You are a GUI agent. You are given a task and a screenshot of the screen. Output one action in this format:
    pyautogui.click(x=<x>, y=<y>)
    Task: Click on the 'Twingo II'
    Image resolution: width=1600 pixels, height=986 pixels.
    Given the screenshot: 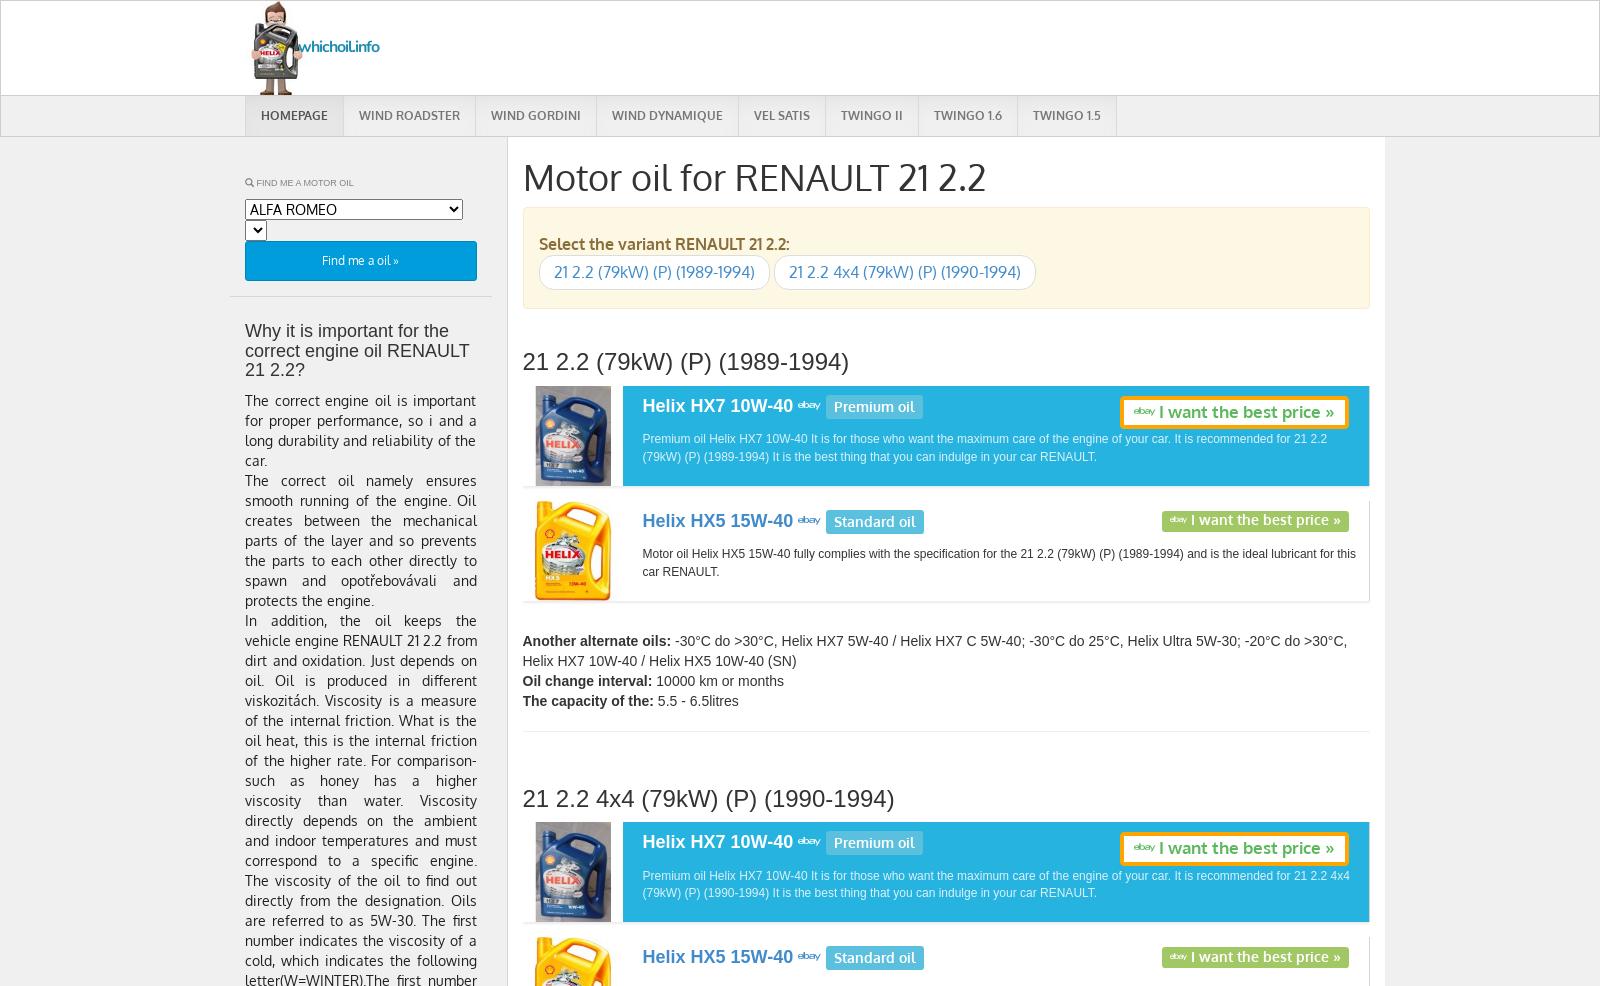 What is the action you would take?
    pyautogui.click(x=871, y=115)
    